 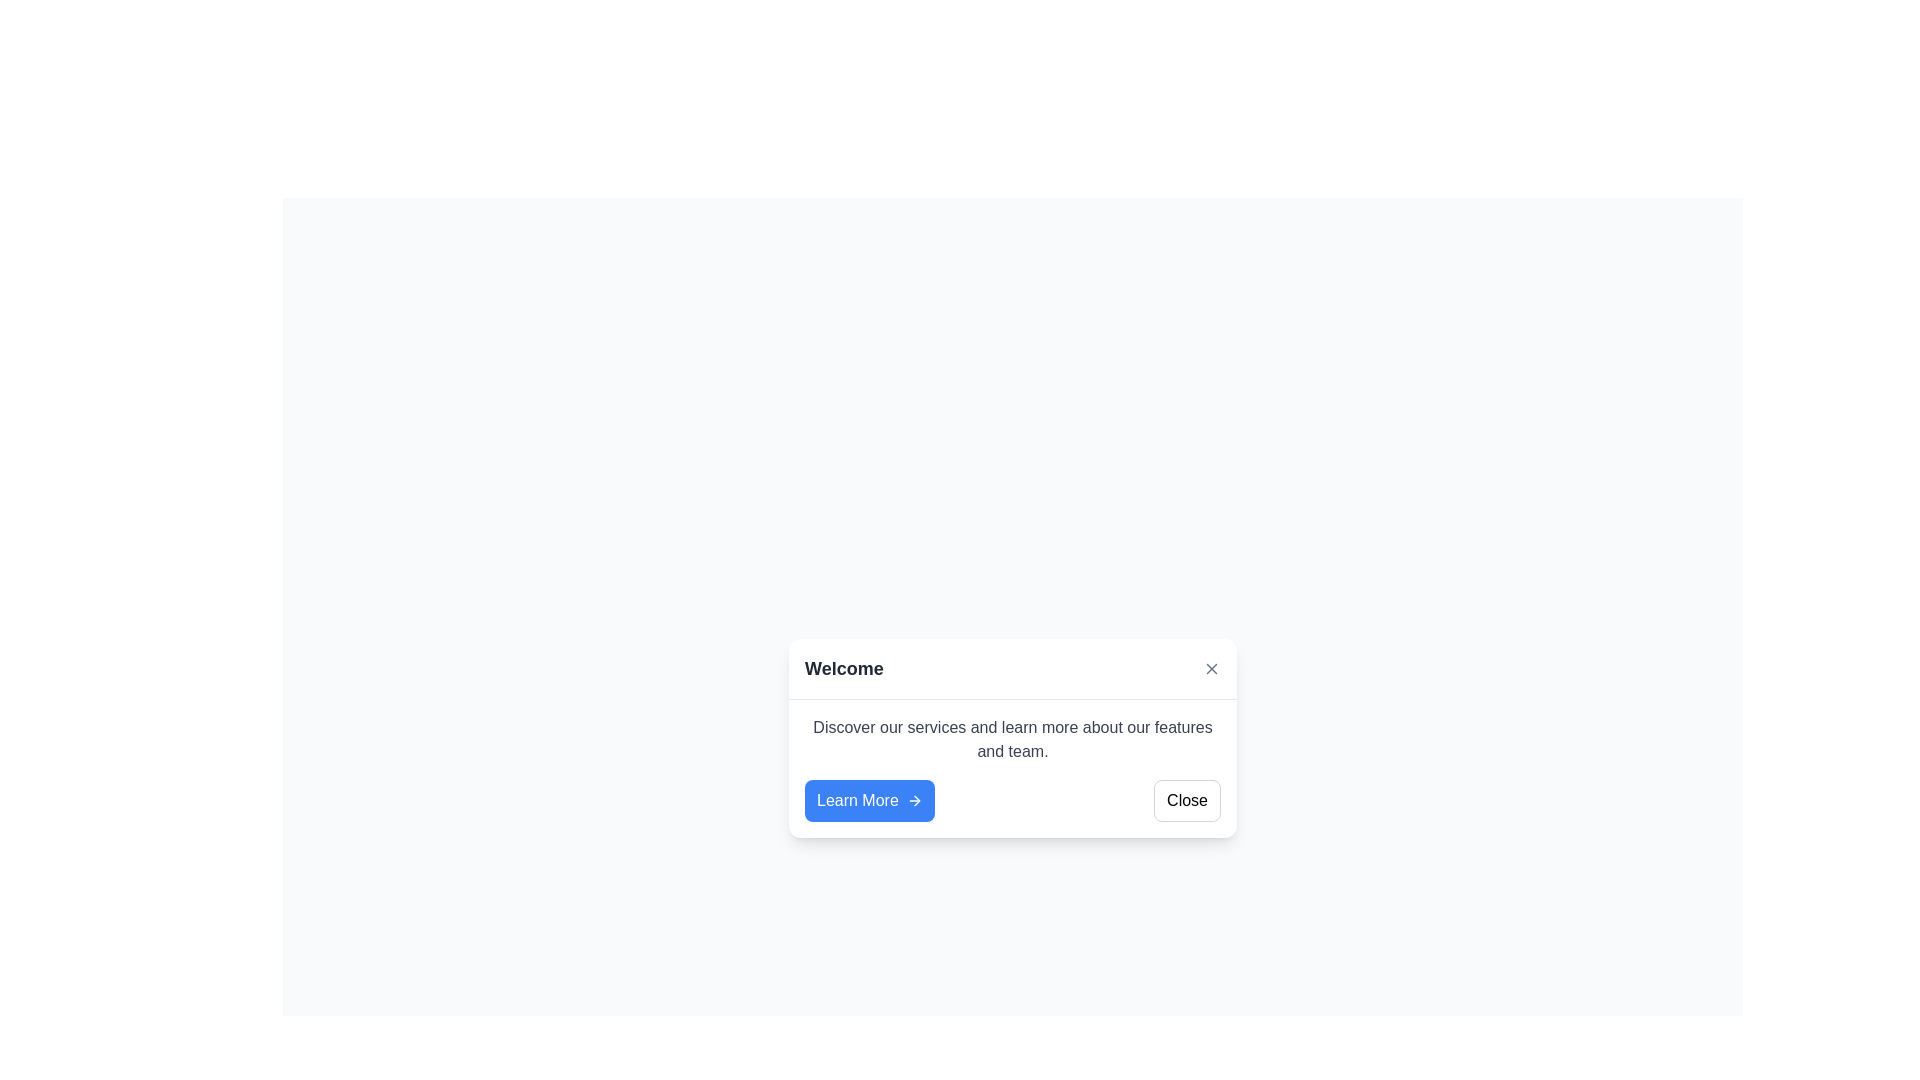 I want to click on the 'Close' button, so click(x=1187, y=799).